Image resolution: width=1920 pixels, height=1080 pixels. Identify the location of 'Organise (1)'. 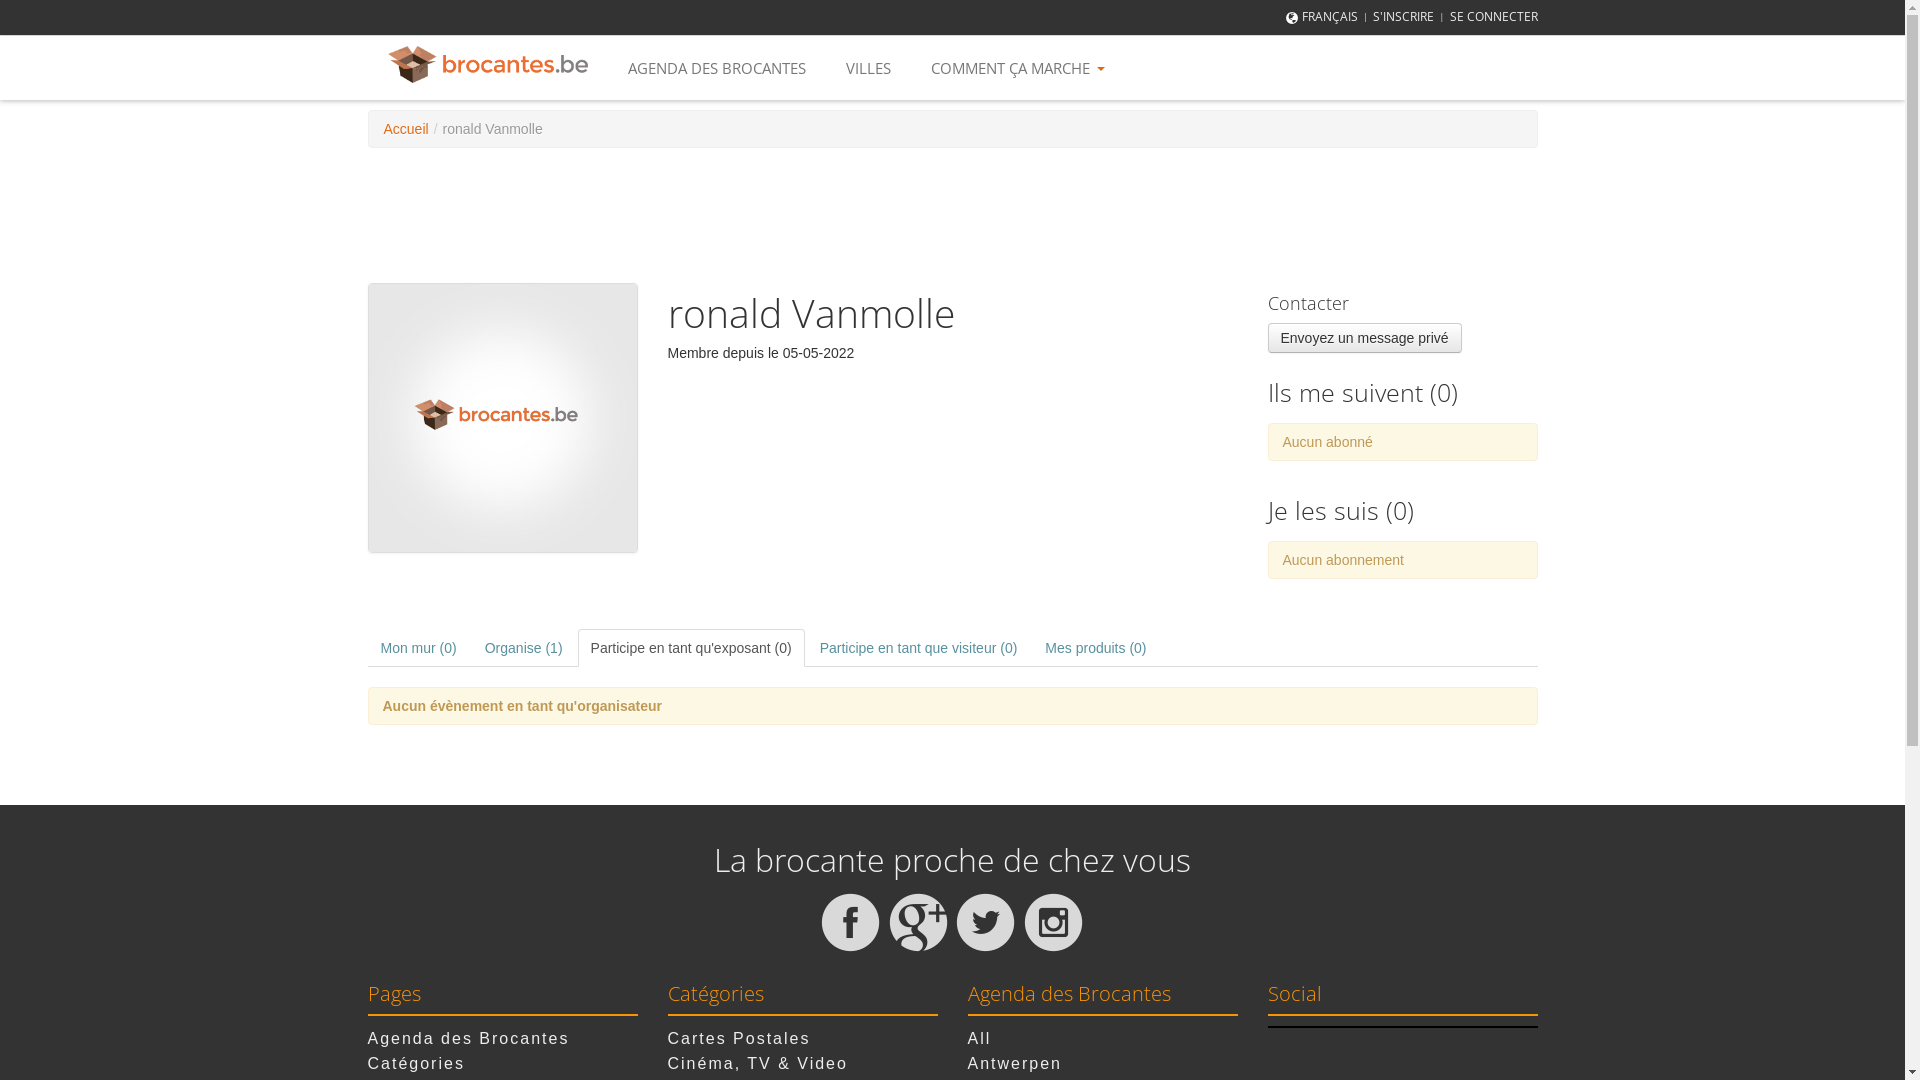
(523, 648).